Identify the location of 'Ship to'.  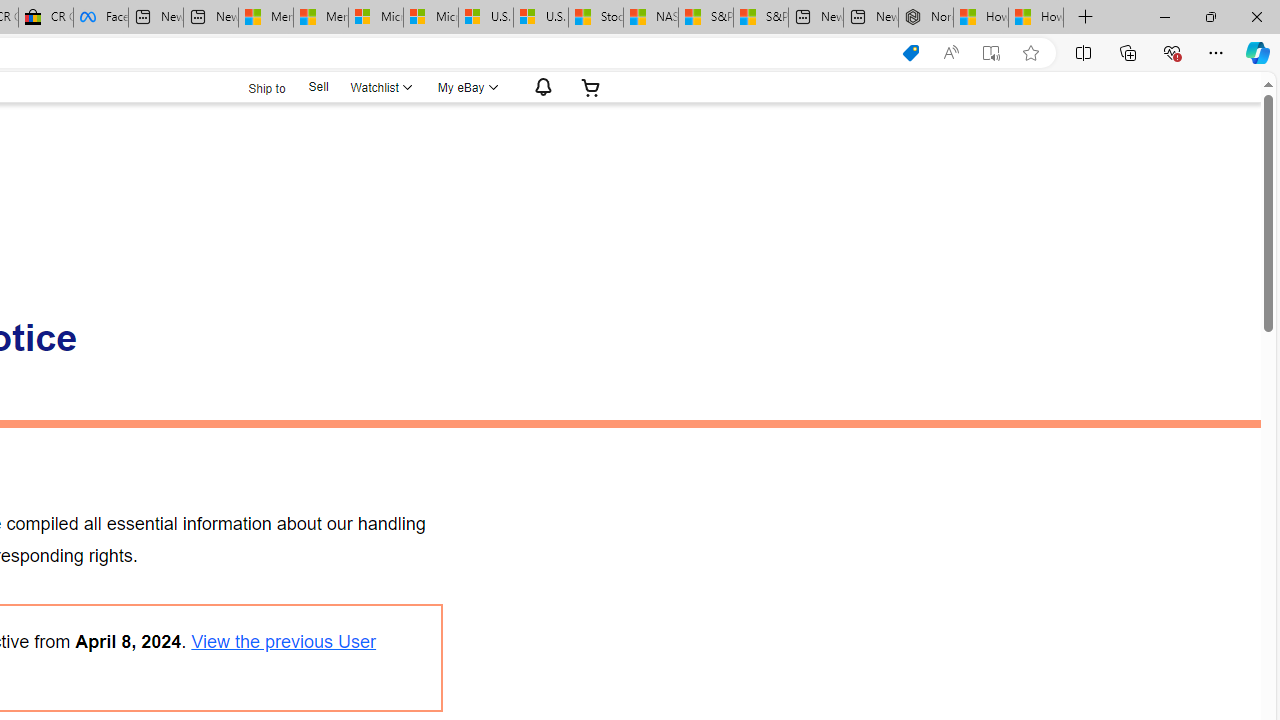
(253, 87).